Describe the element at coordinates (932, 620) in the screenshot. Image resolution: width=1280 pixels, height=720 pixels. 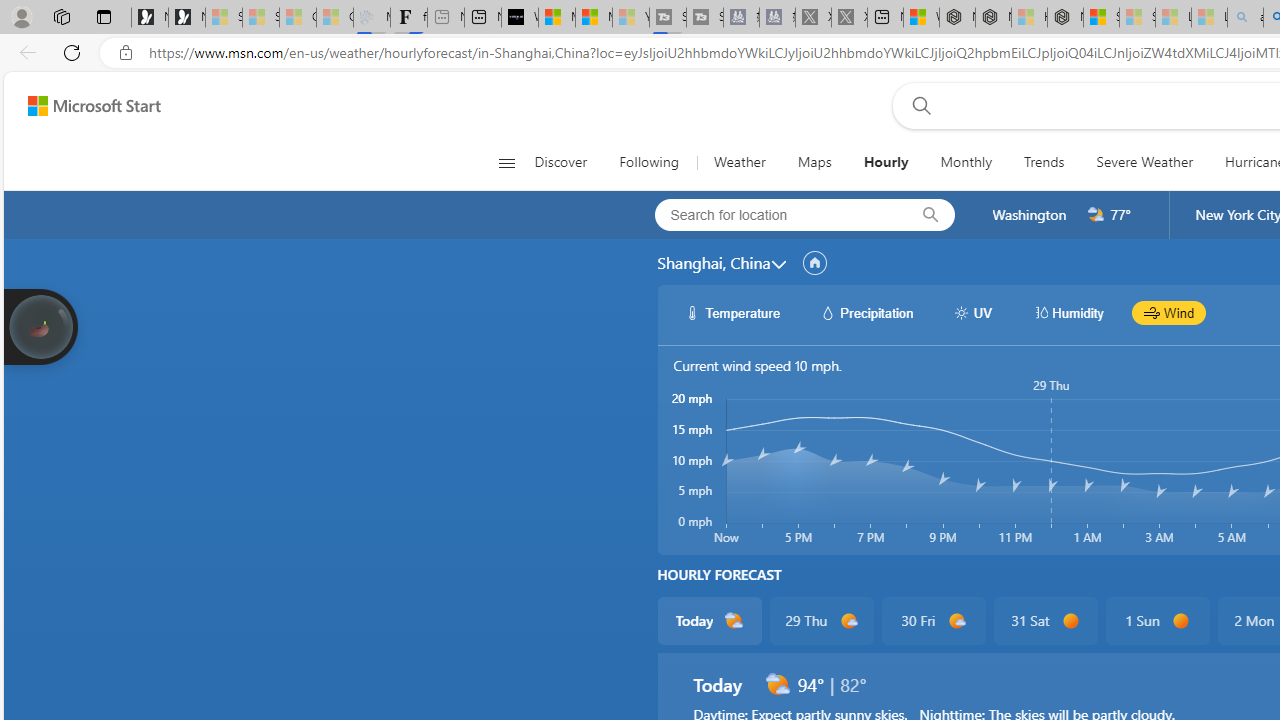
I see `'30 Fri d1000'` at that location.